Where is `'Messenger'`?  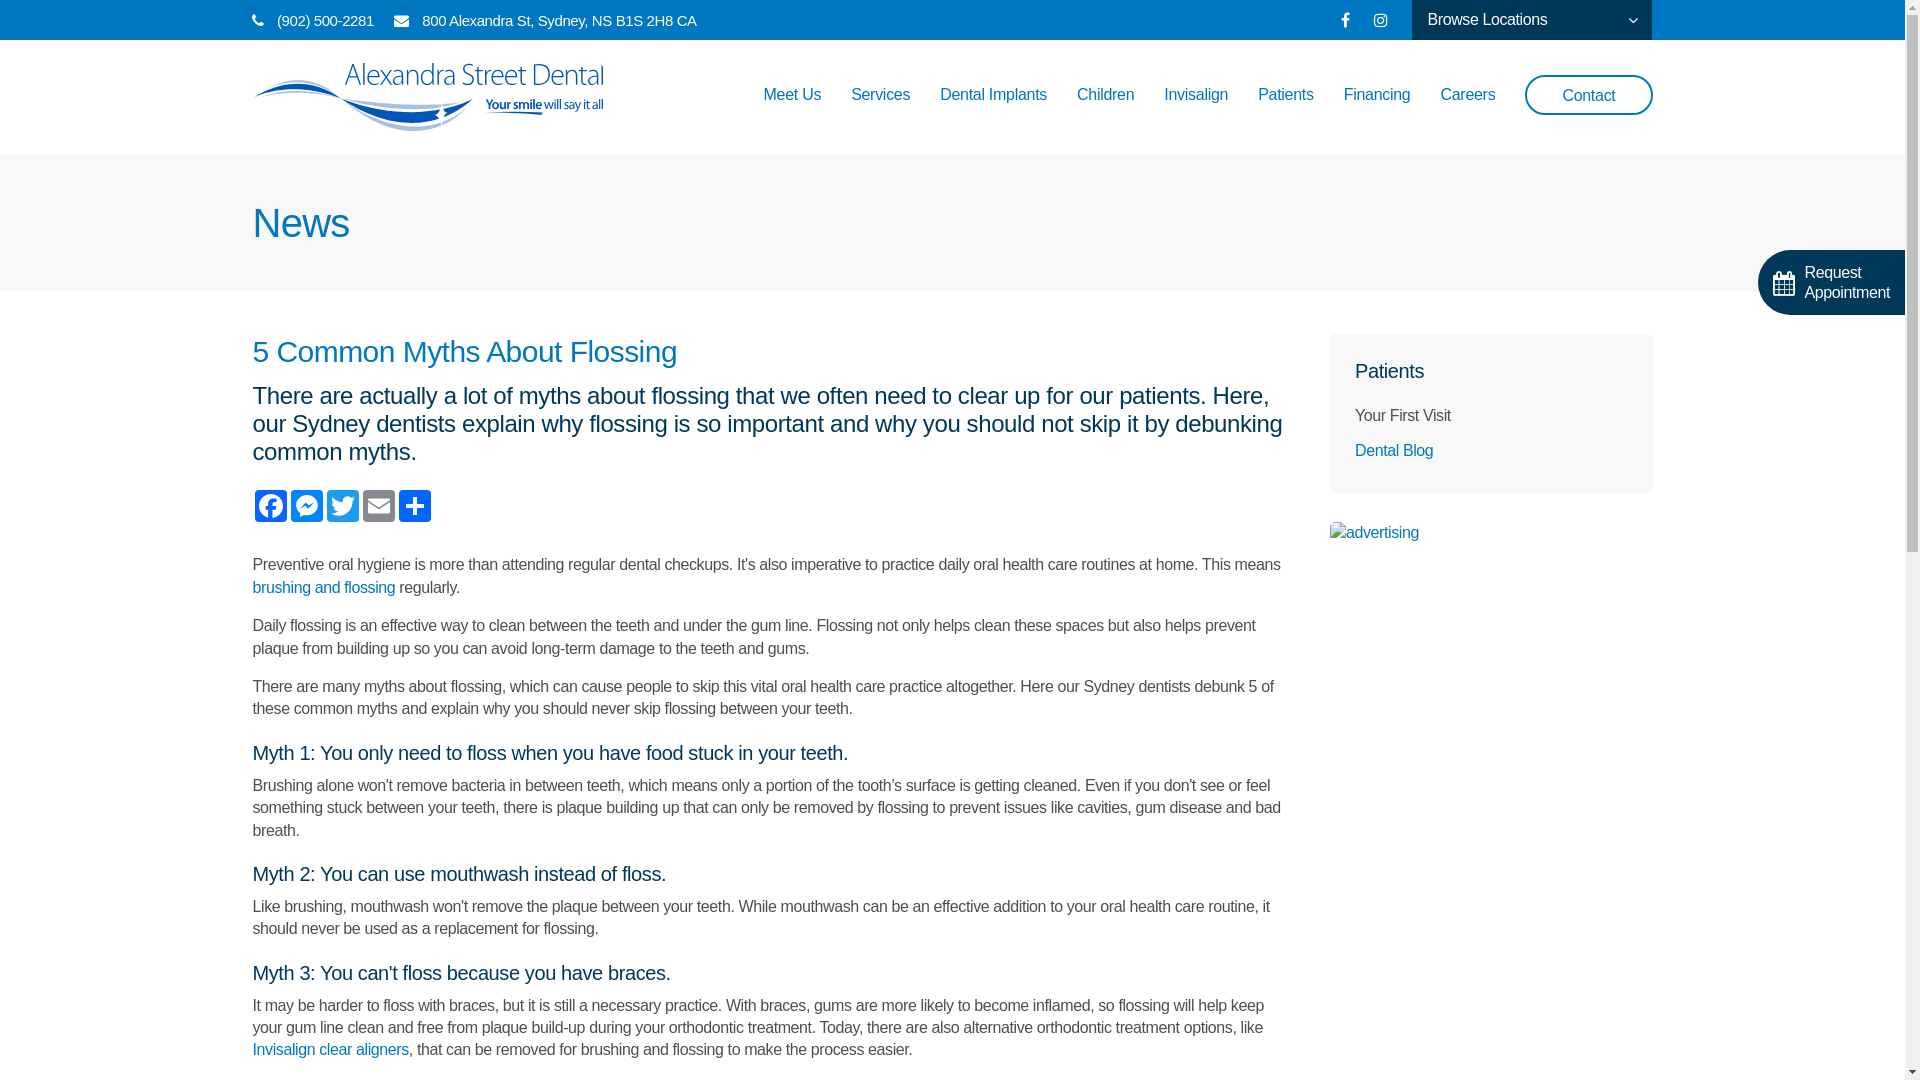
'Messenger' is located at coordinates (305, 504).